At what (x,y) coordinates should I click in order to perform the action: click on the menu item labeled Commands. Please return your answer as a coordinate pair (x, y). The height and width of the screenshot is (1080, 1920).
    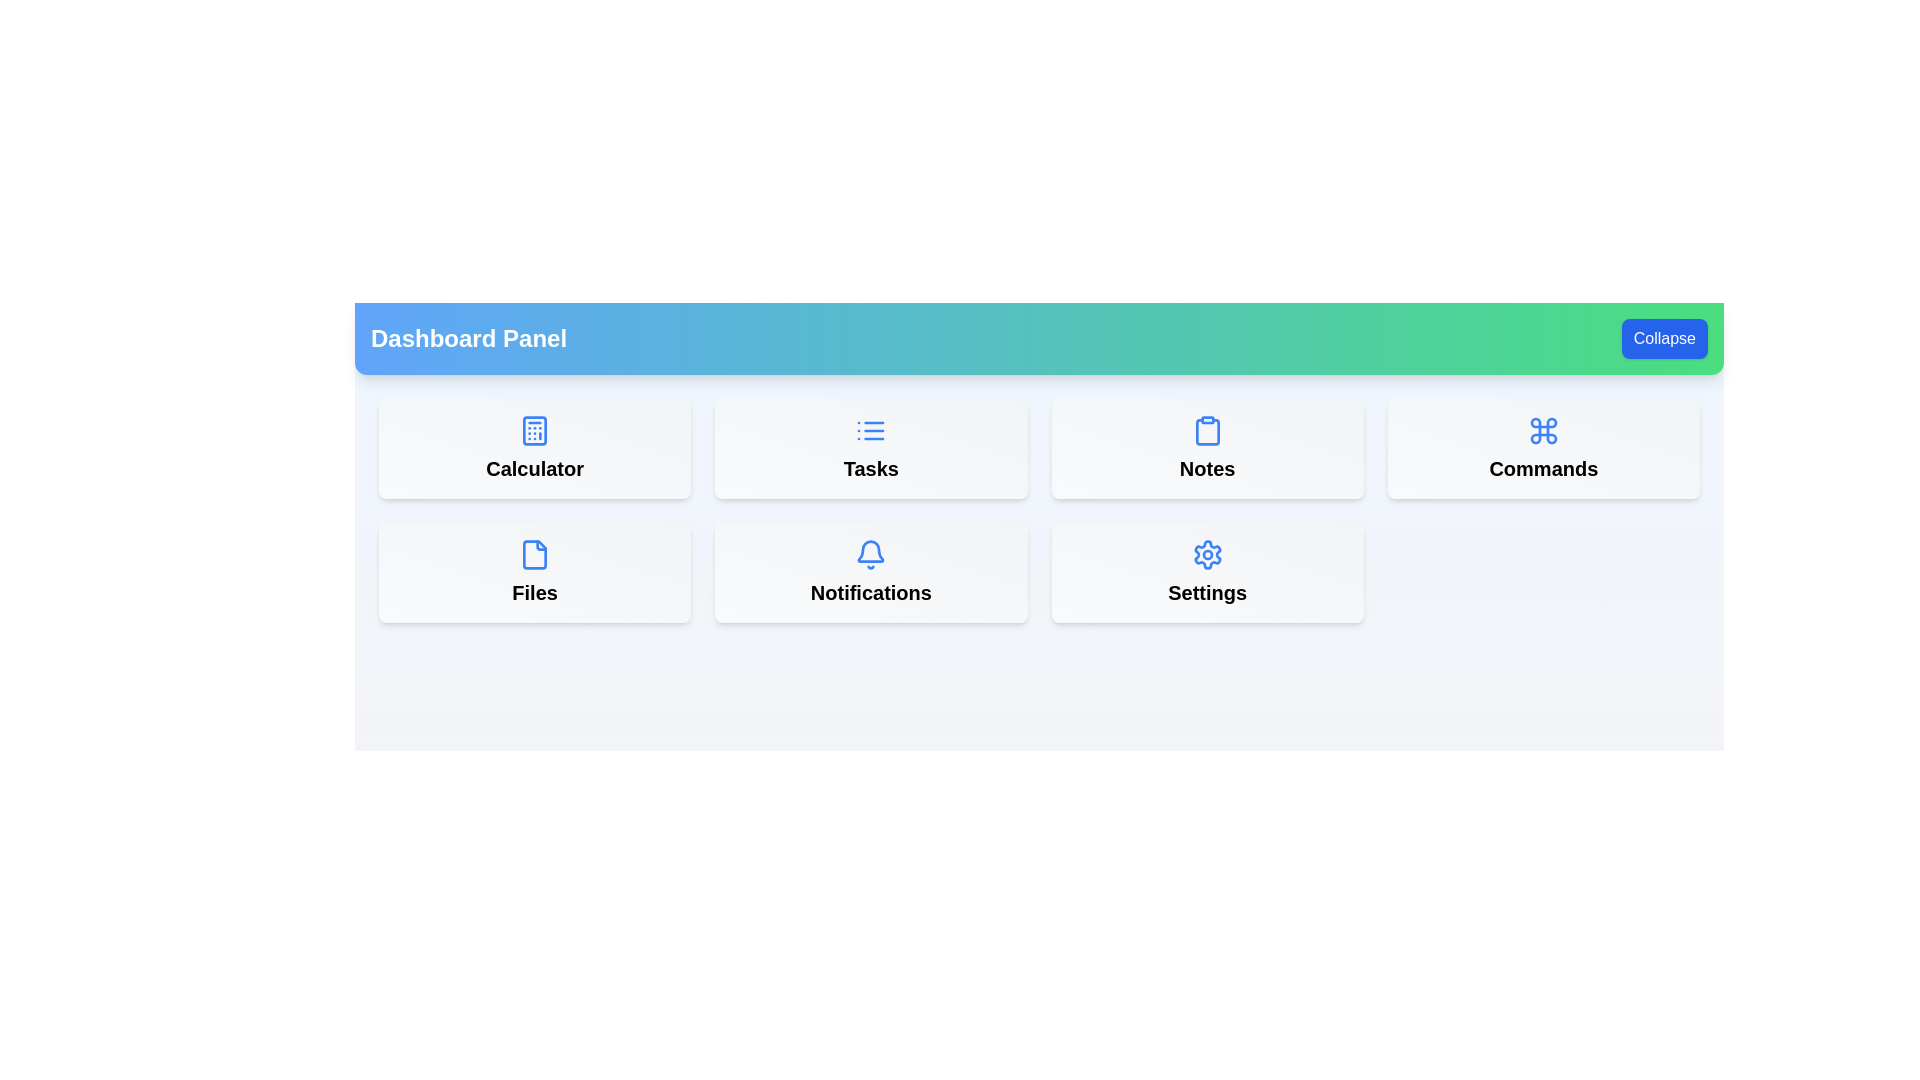
    Looking at the image, I should click on (1541, 447).